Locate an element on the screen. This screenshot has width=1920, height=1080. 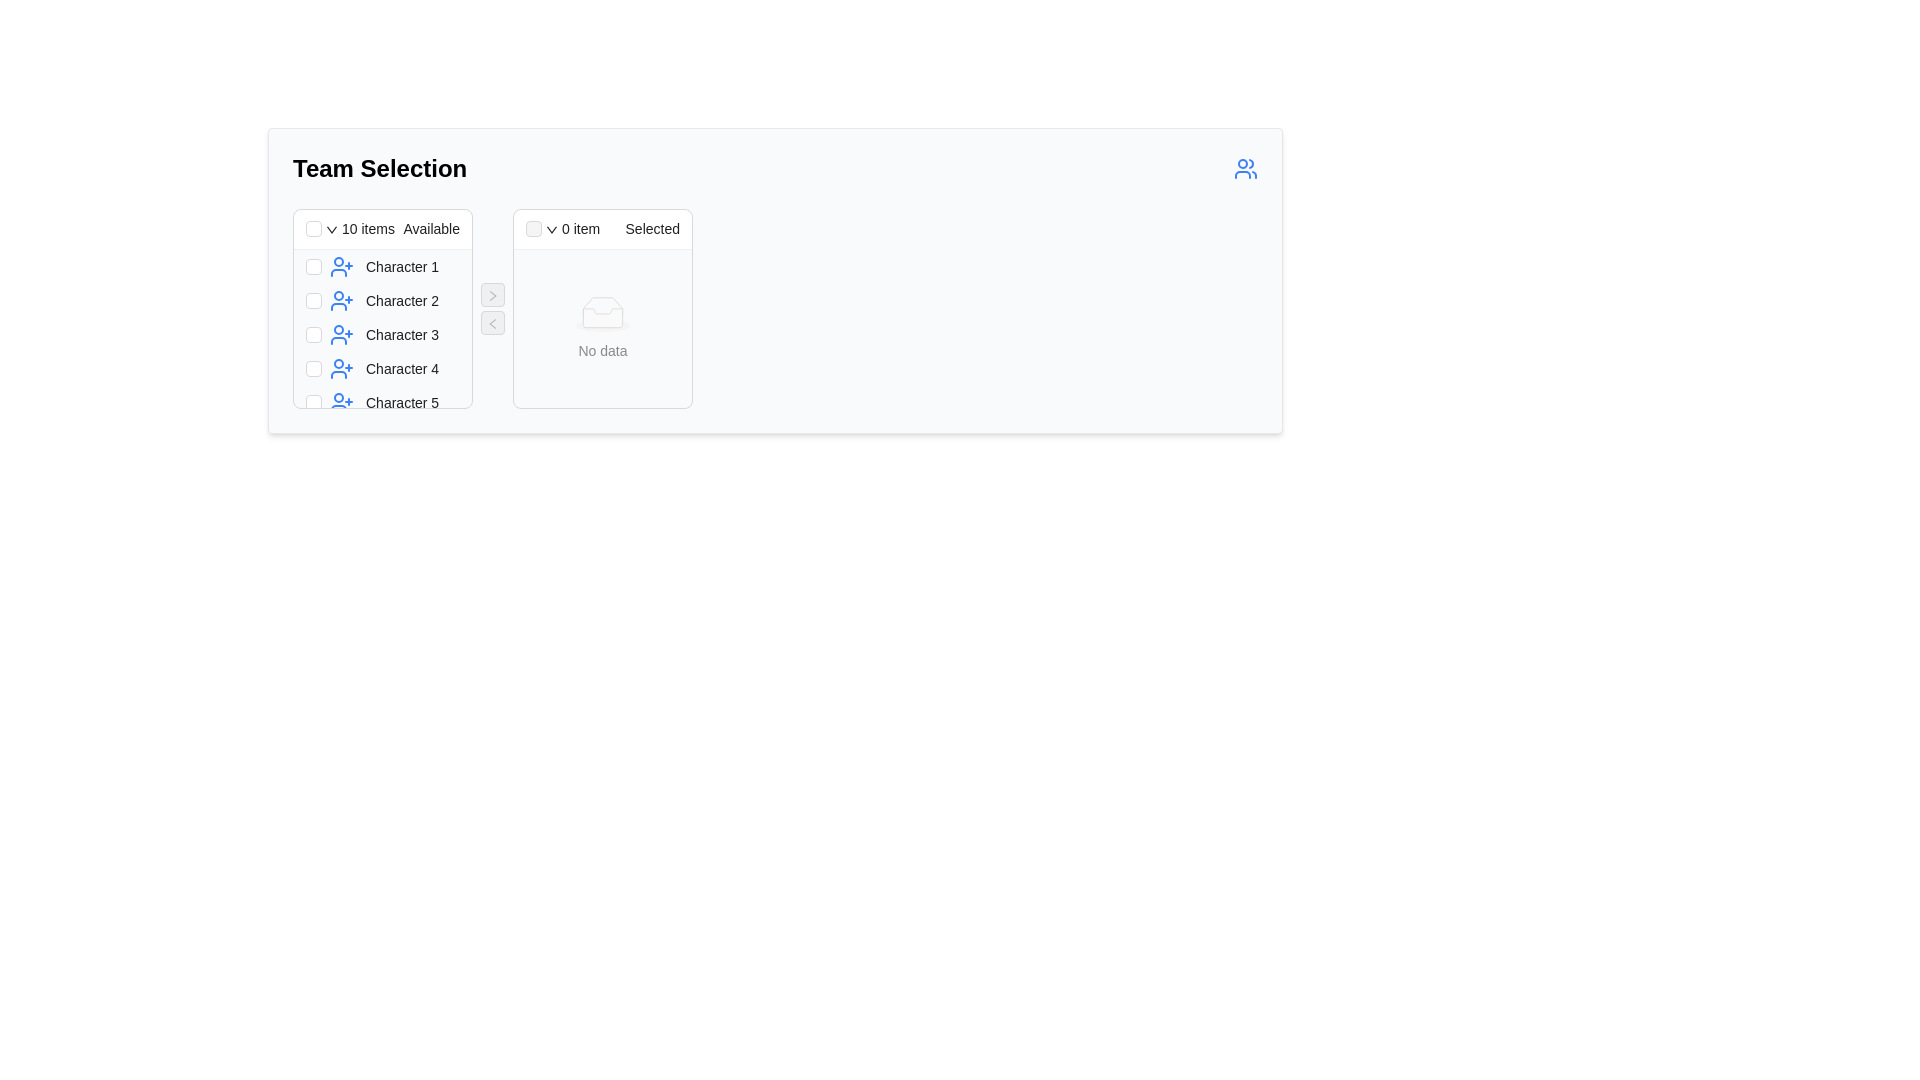
the text label displaying 'Character 1', which is located in the first row under the 'Available' section, to the right of a user icon and a checkbox is located at coordinates (401, 265).